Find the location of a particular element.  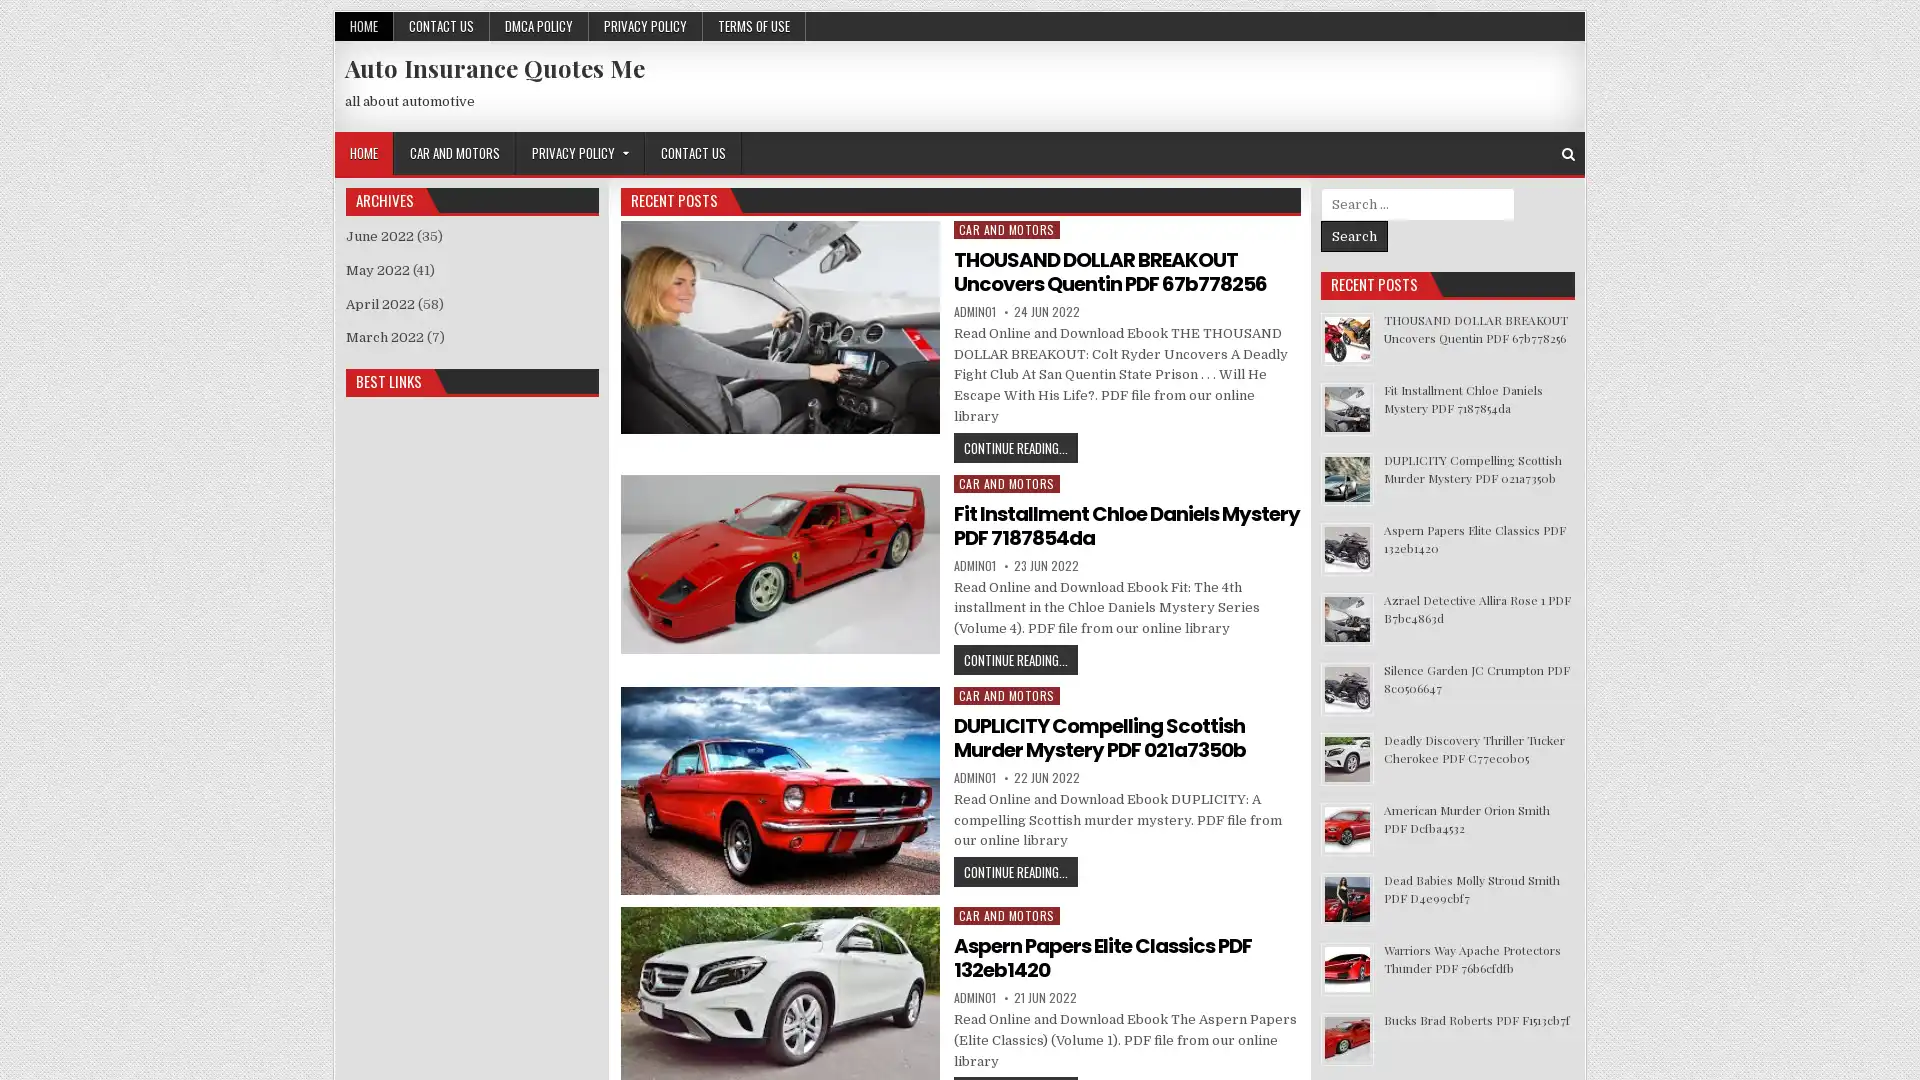

Search is located at coordinates (1354, 235).